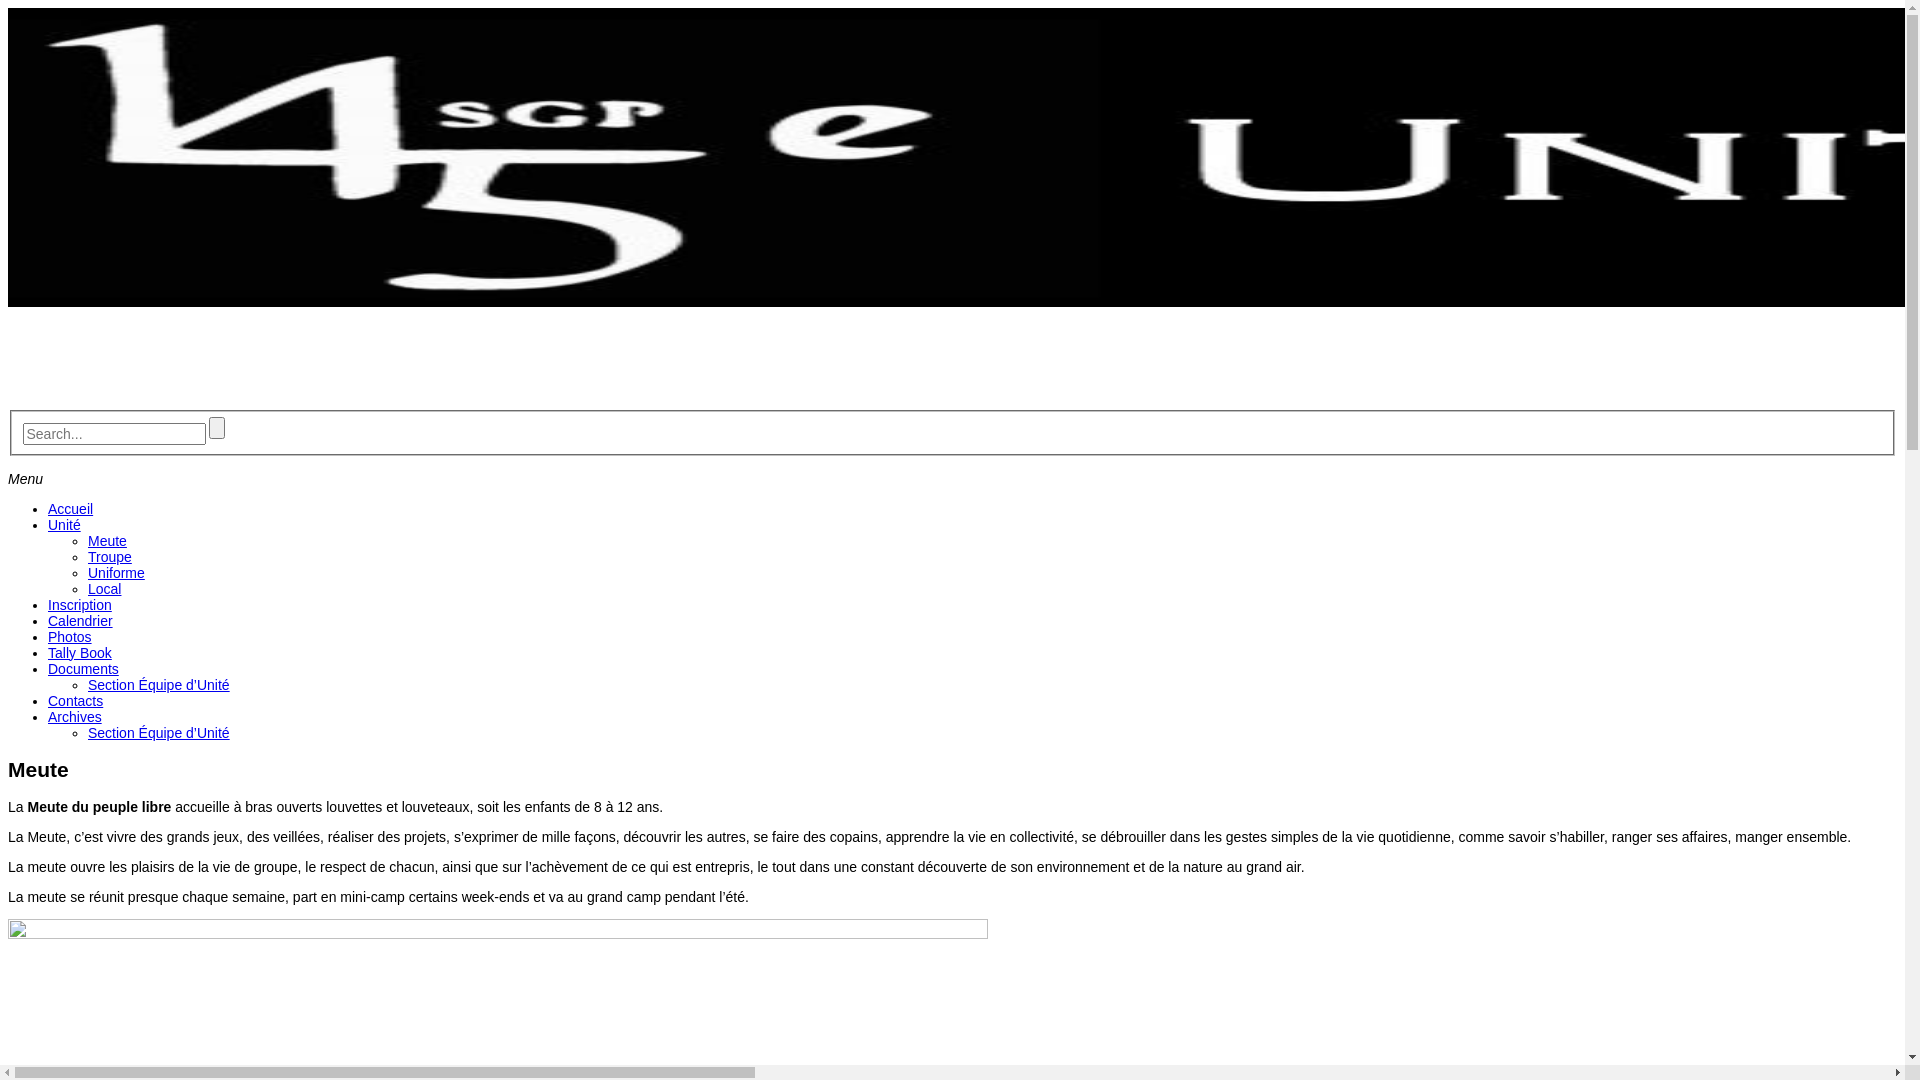 This screenshot has width=1920, height=1080. What do you see at coordinates (106, 540) in the screenshot?
I see `'Meute'` at bounding box center [106, 540].